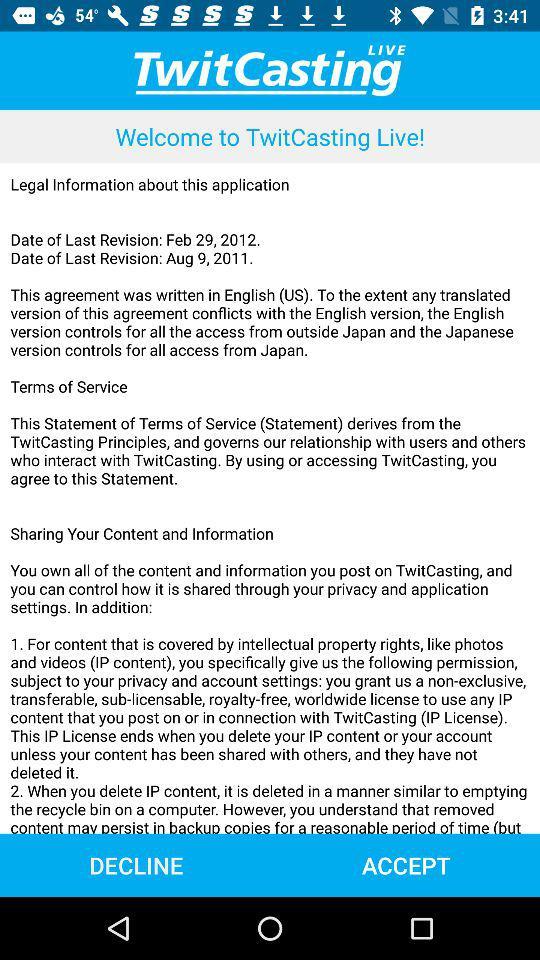  What do you see at coordinates (405, 864) in the screenshot?
I see `the accept icon` at bounding box center [405, 864].